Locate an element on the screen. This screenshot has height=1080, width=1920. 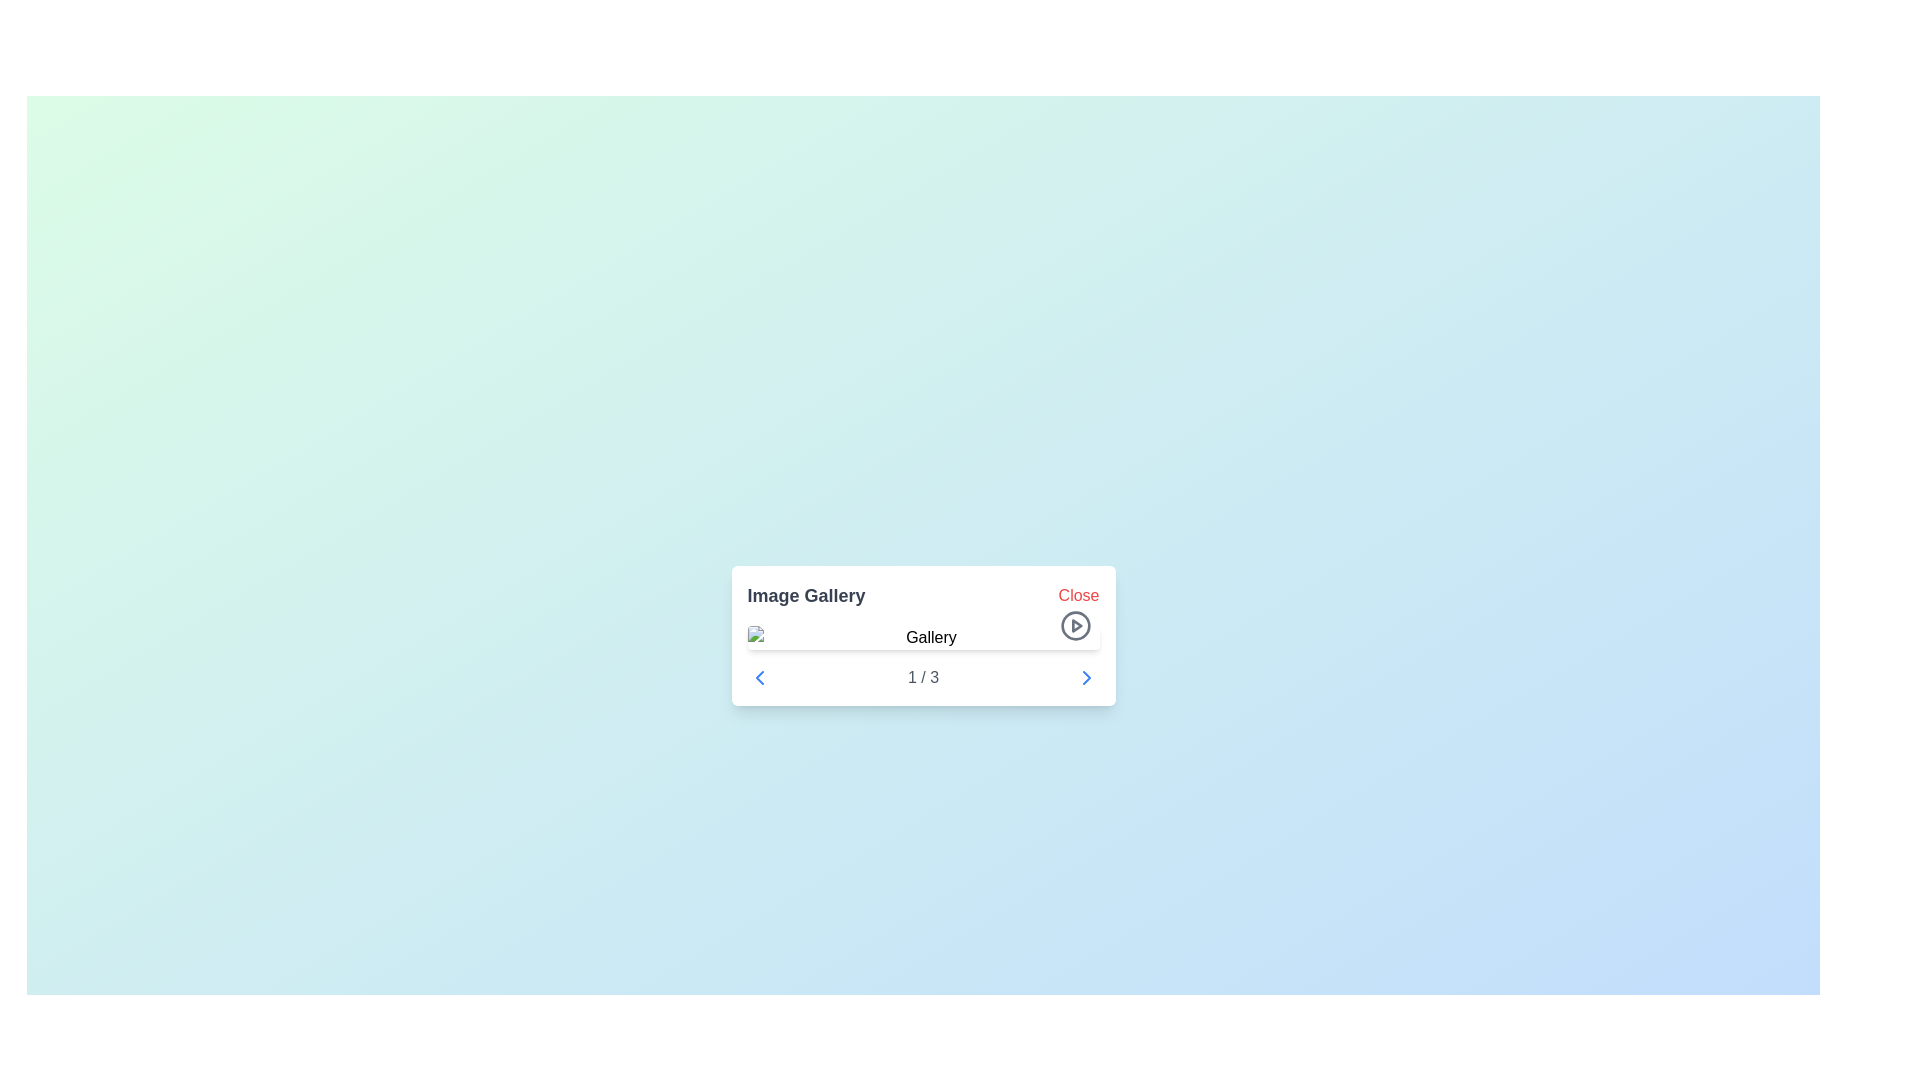
the play button in the bottom-right corner of the image gallery component to change its state is located at coordinates (1074, 624).